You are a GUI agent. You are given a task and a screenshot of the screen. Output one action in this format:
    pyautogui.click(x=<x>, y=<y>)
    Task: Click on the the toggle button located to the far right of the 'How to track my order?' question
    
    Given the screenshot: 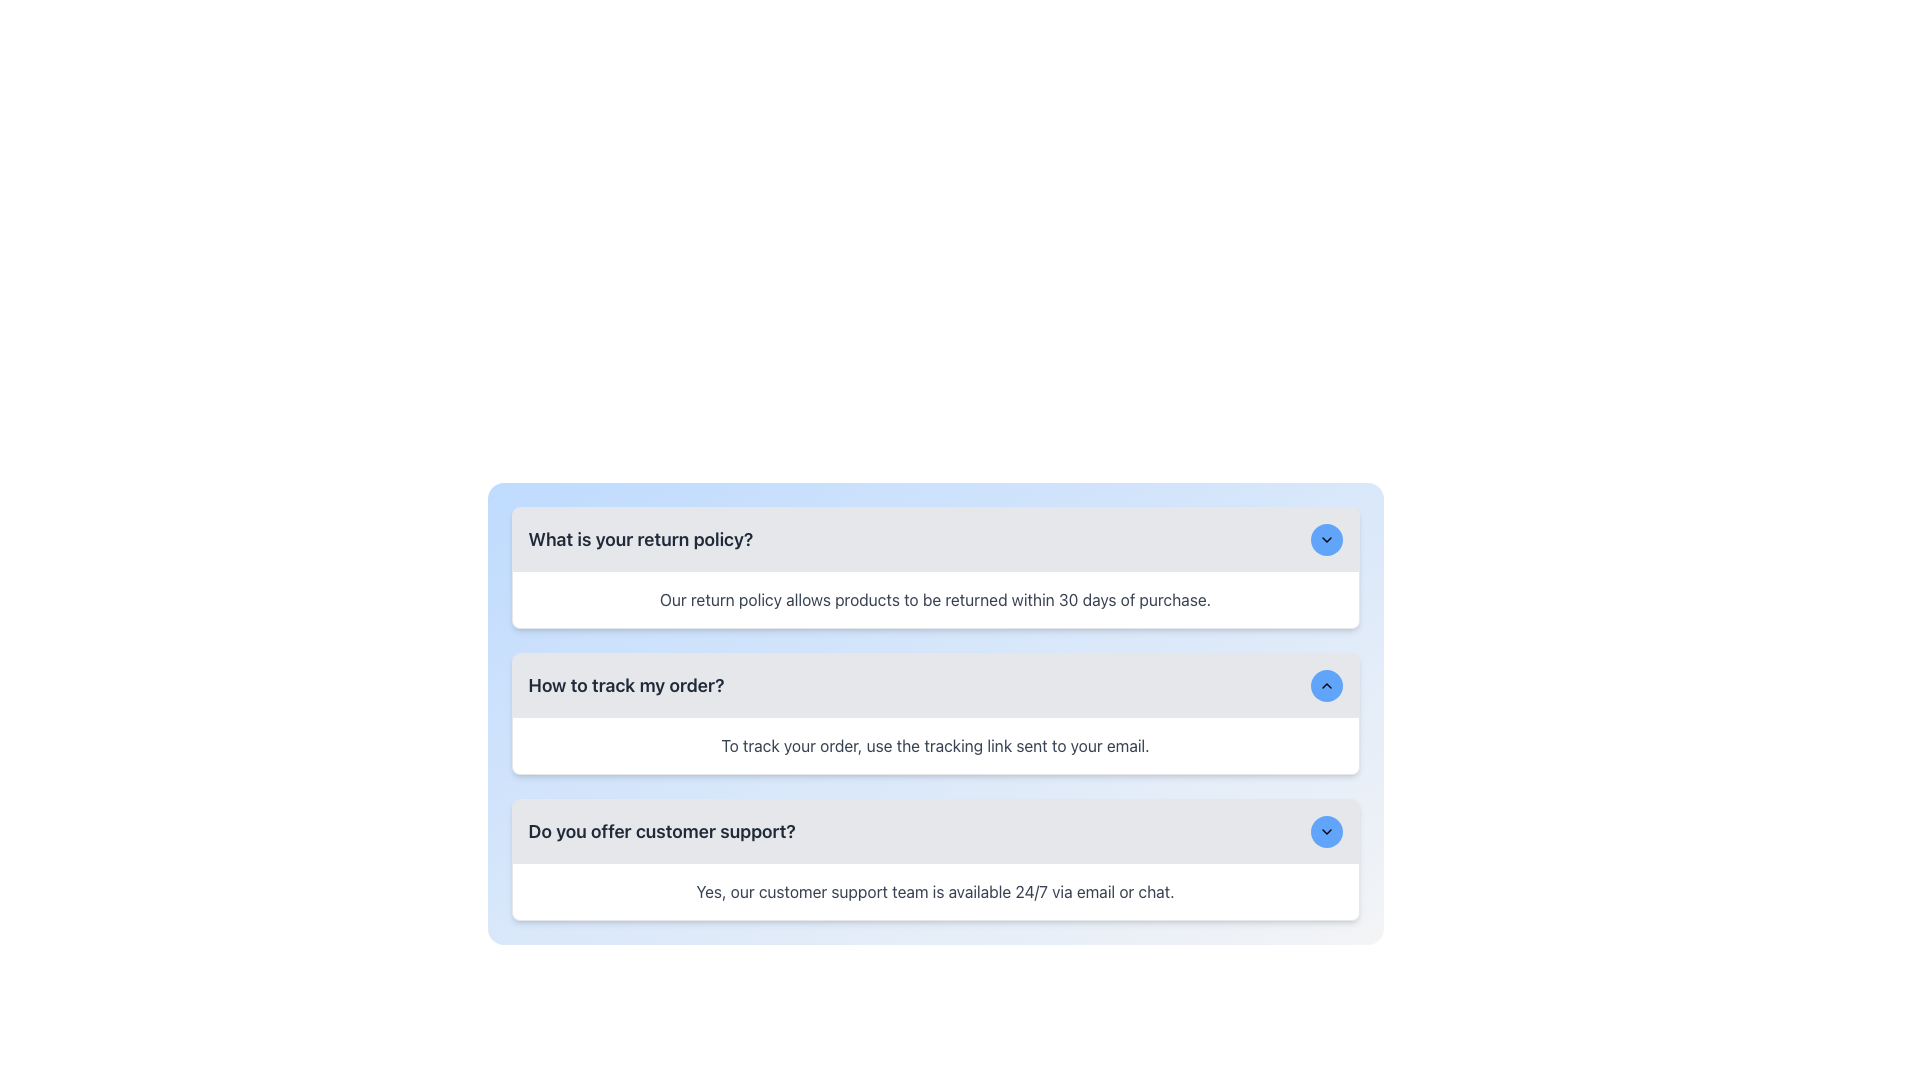 What is the action you would take?
    pyautogui.click(x=1326, y=685)
    